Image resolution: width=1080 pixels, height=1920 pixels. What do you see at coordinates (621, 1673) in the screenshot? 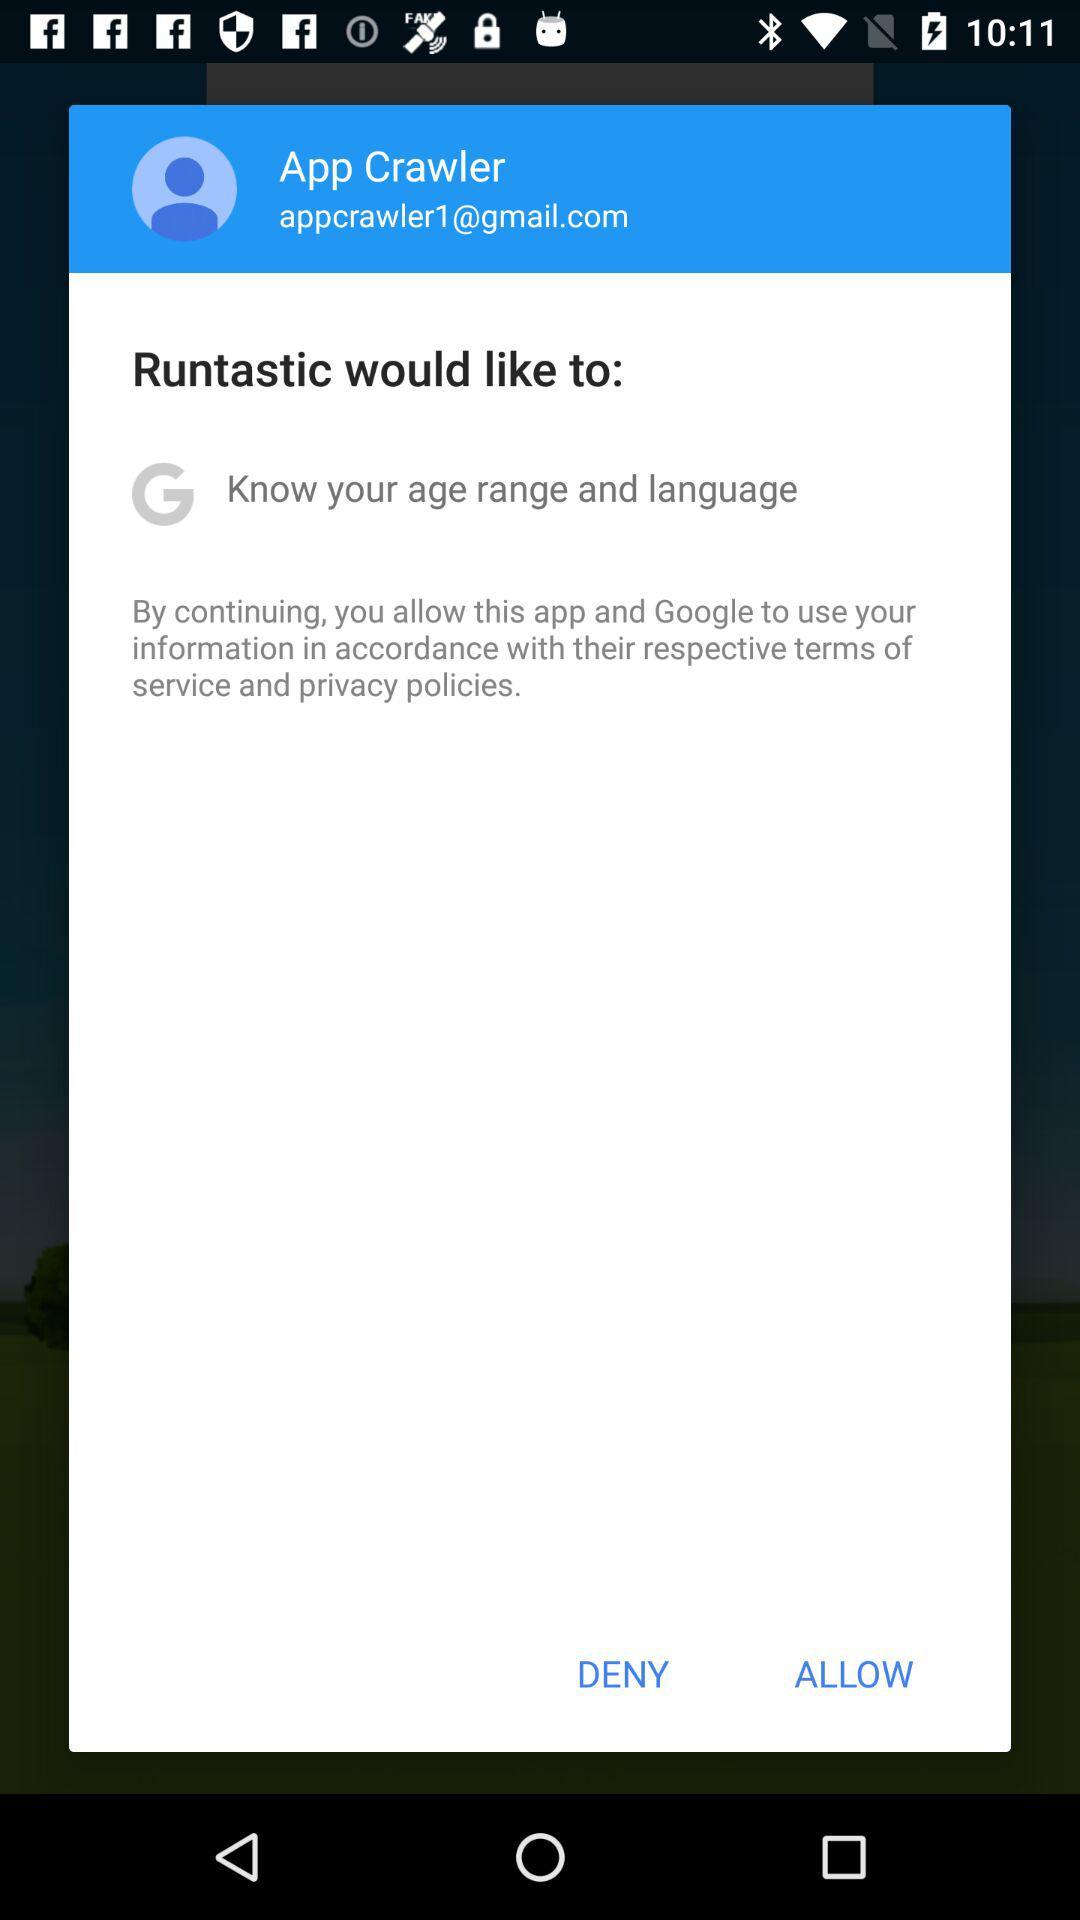
I see `button at the bottom` at bounding box center [621, 1673].